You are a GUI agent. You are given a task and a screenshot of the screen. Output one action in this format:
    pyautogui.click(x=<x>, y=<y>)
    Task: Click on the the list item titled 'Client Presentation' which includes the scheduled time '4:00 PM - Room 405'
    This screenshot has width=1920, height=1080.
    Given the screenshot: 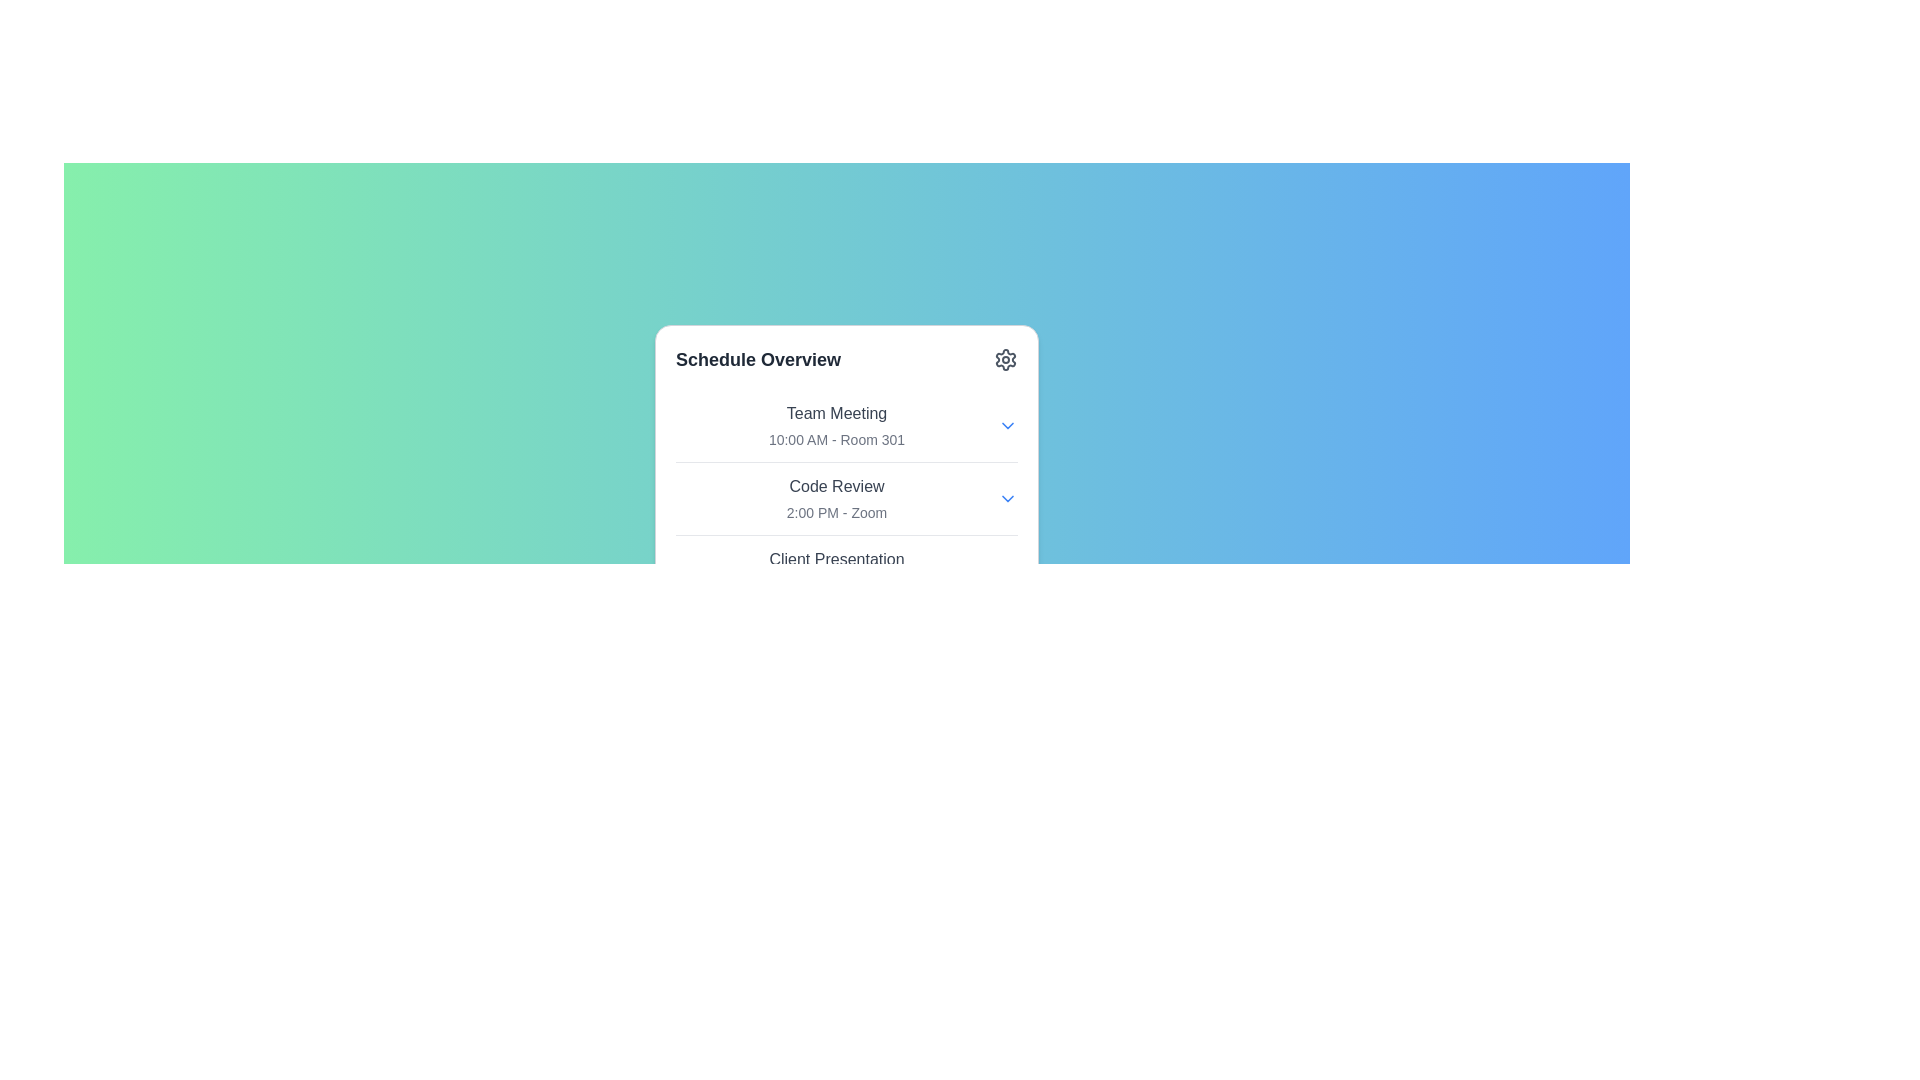 What is the action you would take?
    pyautogui.click(x=836, y=571)
    